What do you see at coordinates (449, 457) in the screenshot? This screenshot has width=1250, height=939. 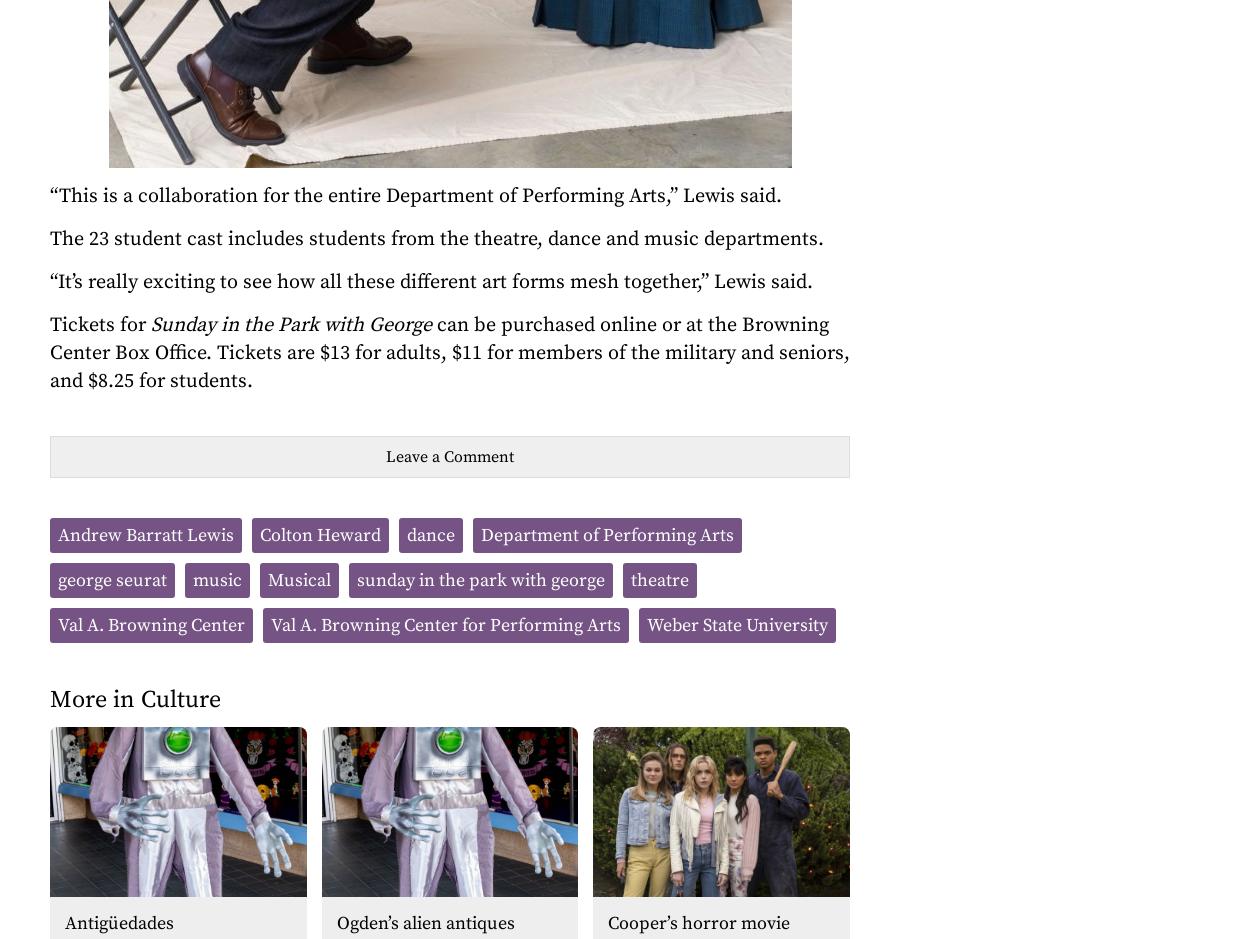 I see `'Leave a Comment'` at bounding box center [449, 457].